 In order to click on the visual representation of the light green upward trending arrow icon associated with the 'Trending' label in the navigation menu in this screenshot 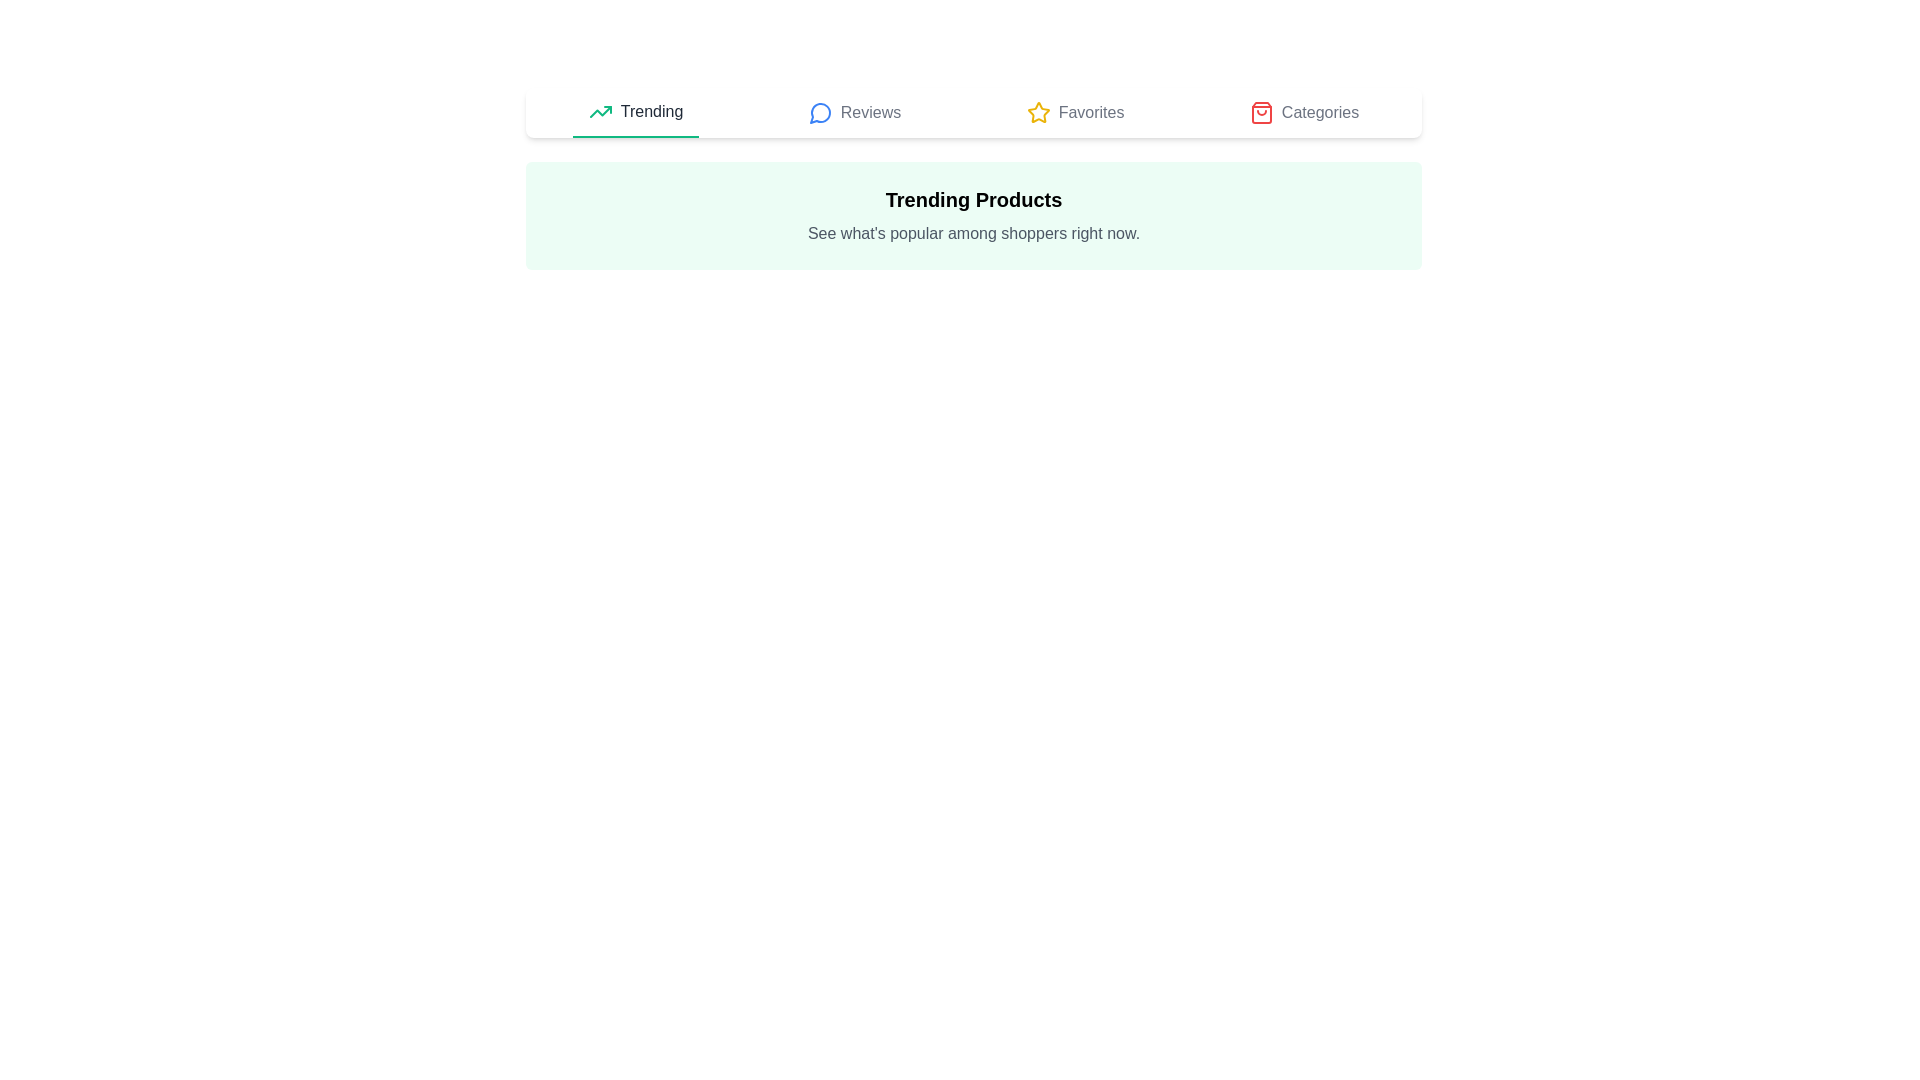, I will do `click(599, 111)`.